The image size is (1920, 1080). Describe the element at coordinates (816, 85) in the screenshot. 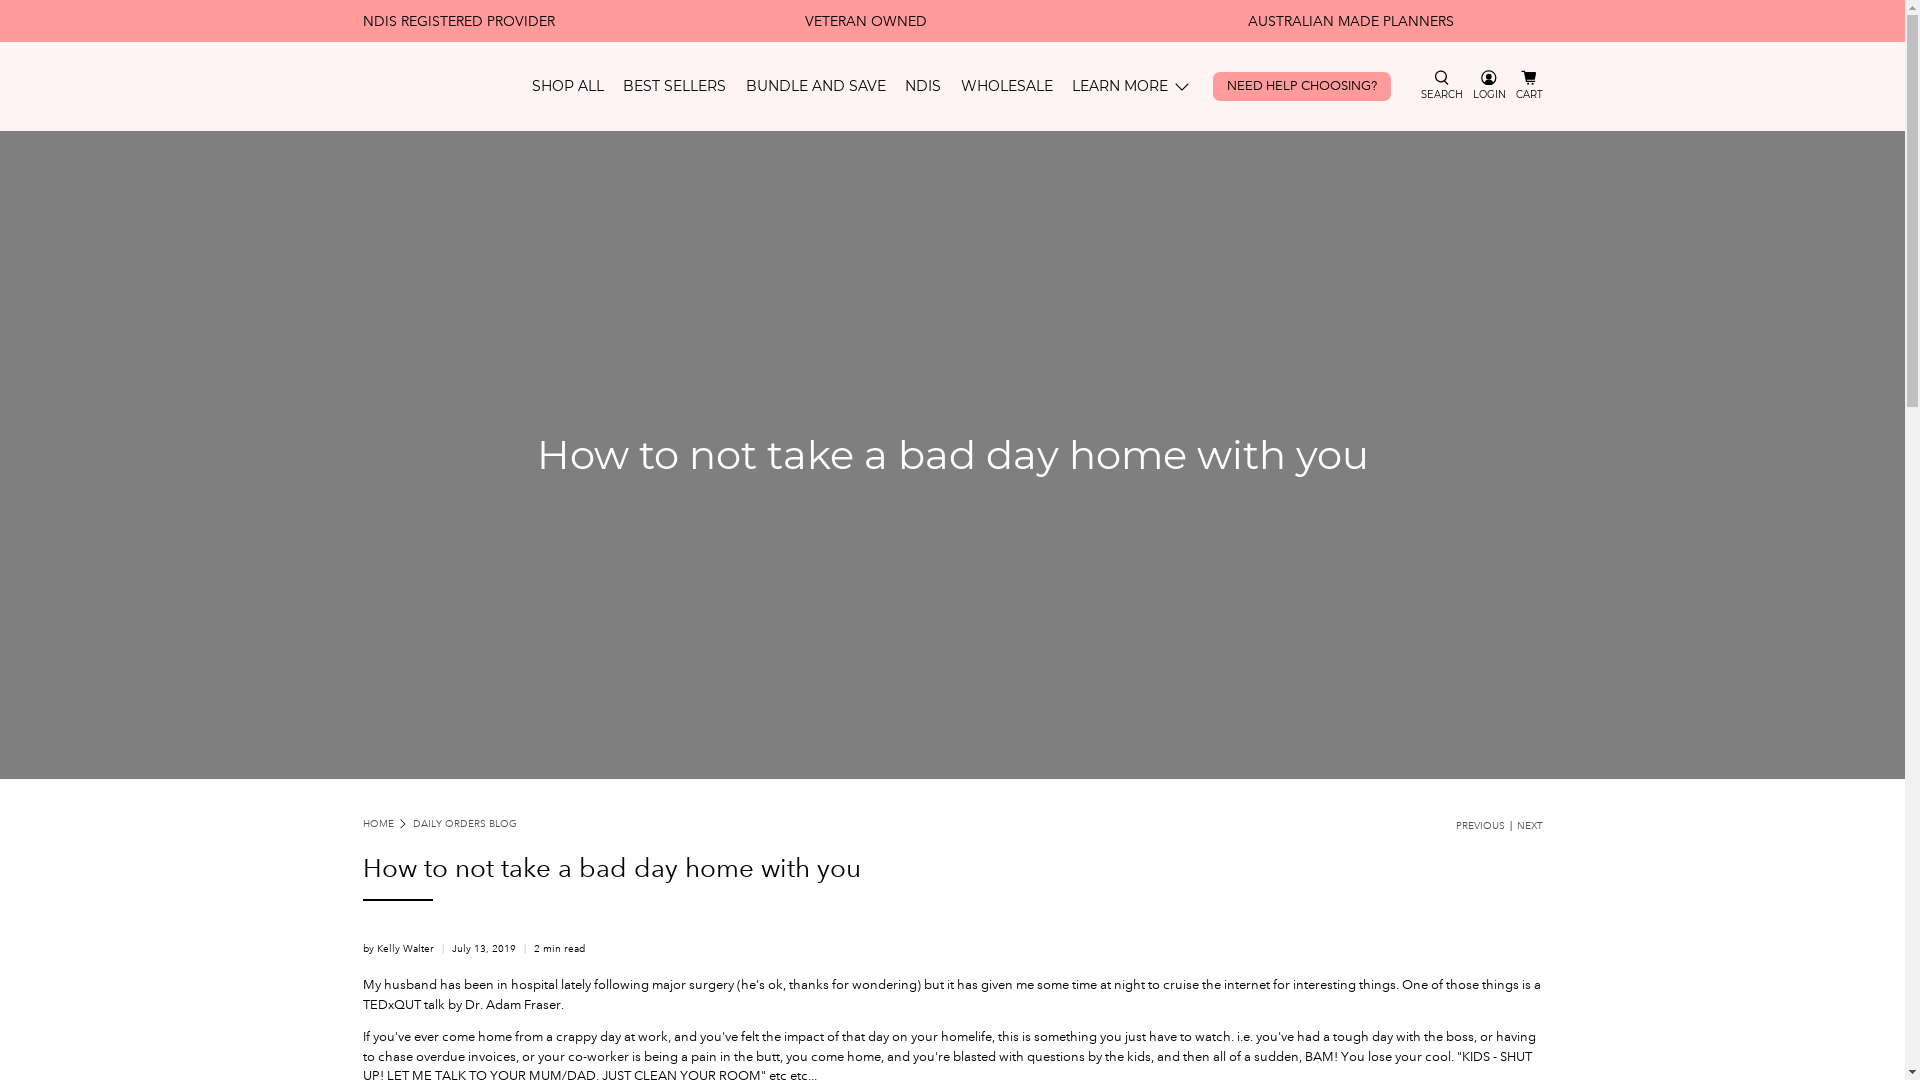

I see `'BUNDLE AND SAVE'` at that location.